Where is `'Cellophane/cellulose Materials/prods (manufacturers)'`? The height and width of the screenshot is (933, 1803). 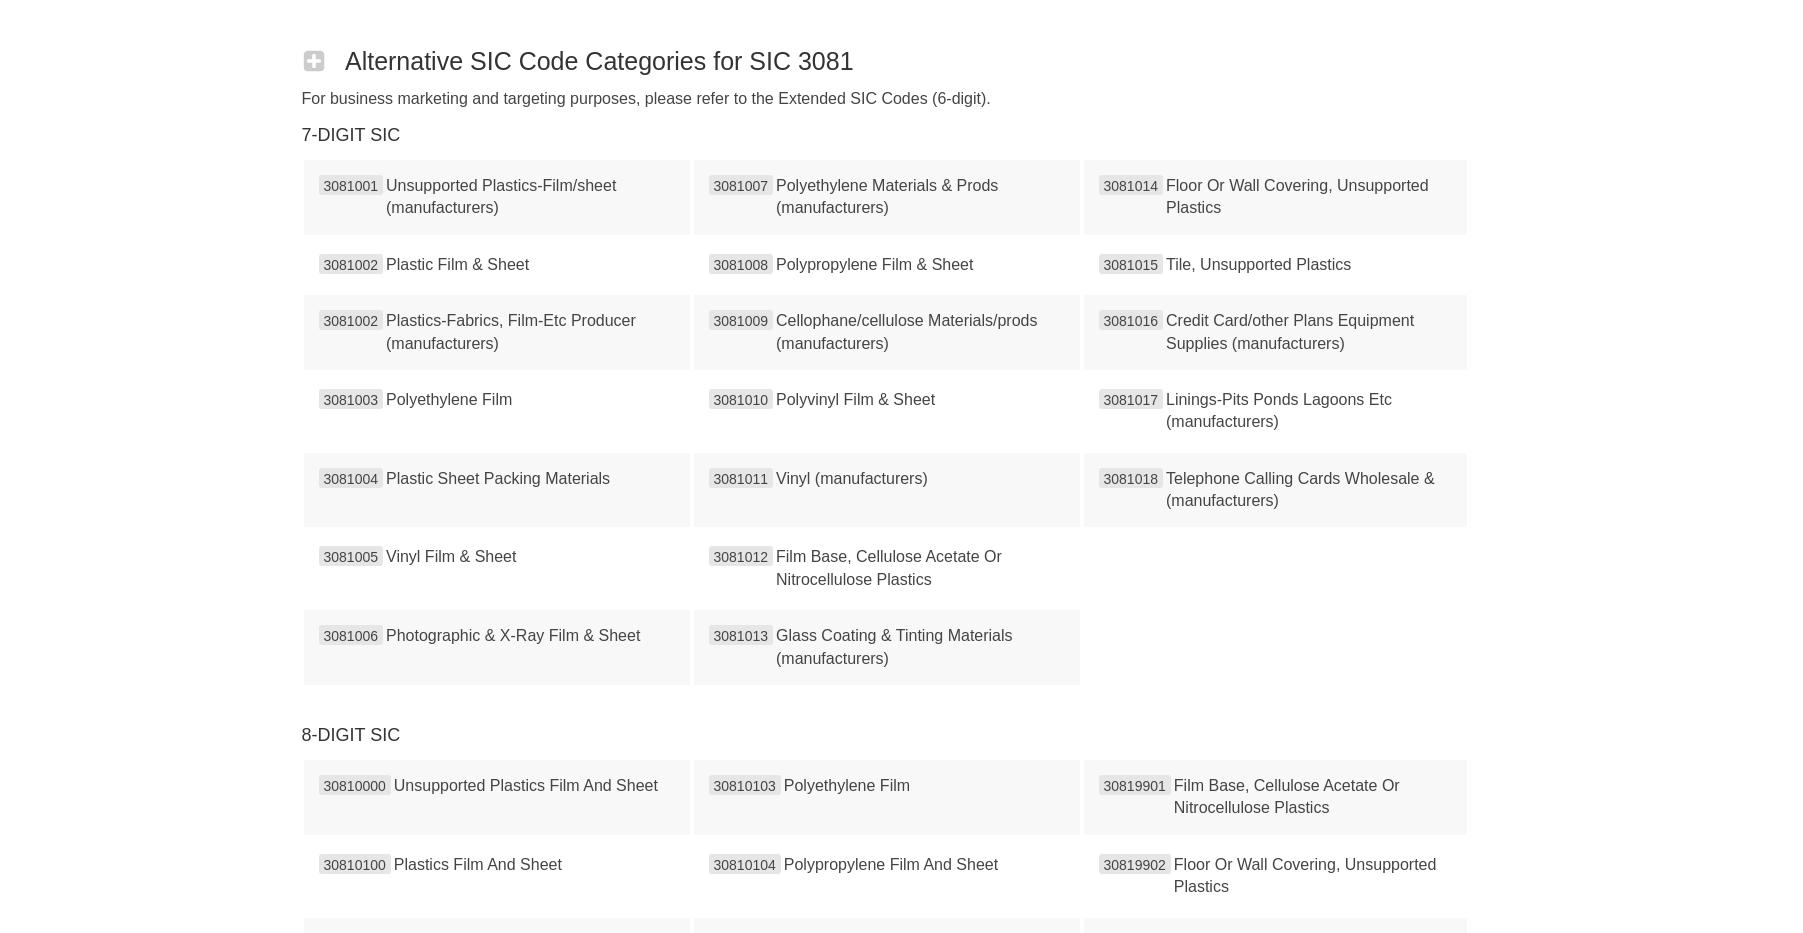 'Cellophane/cellulose Materials/prods (manufacturers)' is located at coordinates (906, 330).